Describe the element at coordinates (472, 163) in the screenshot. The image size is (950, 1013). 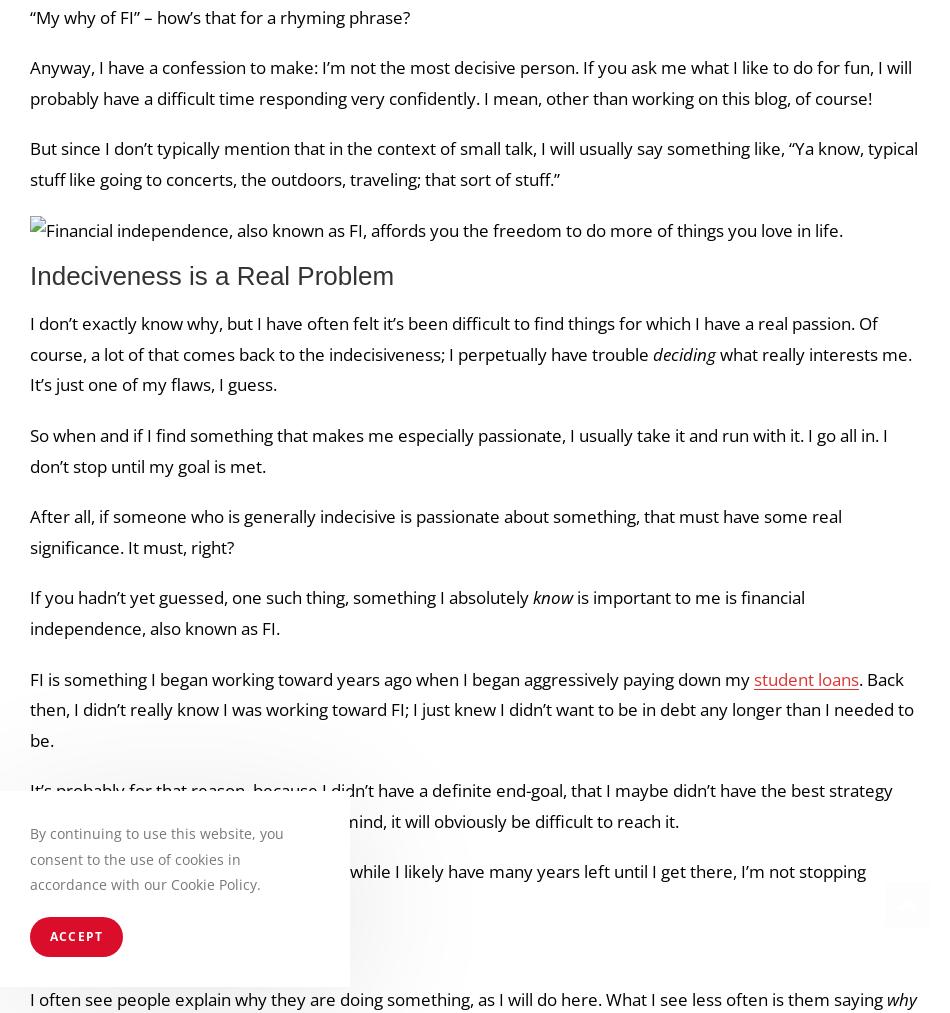
I see `'But since I don’t typically mention that in the context of small talk, I will usually say something like, “Ya know, typical stuff like going to concerts, the outdoors, traveling; that sort of stuff.”'` at that location.